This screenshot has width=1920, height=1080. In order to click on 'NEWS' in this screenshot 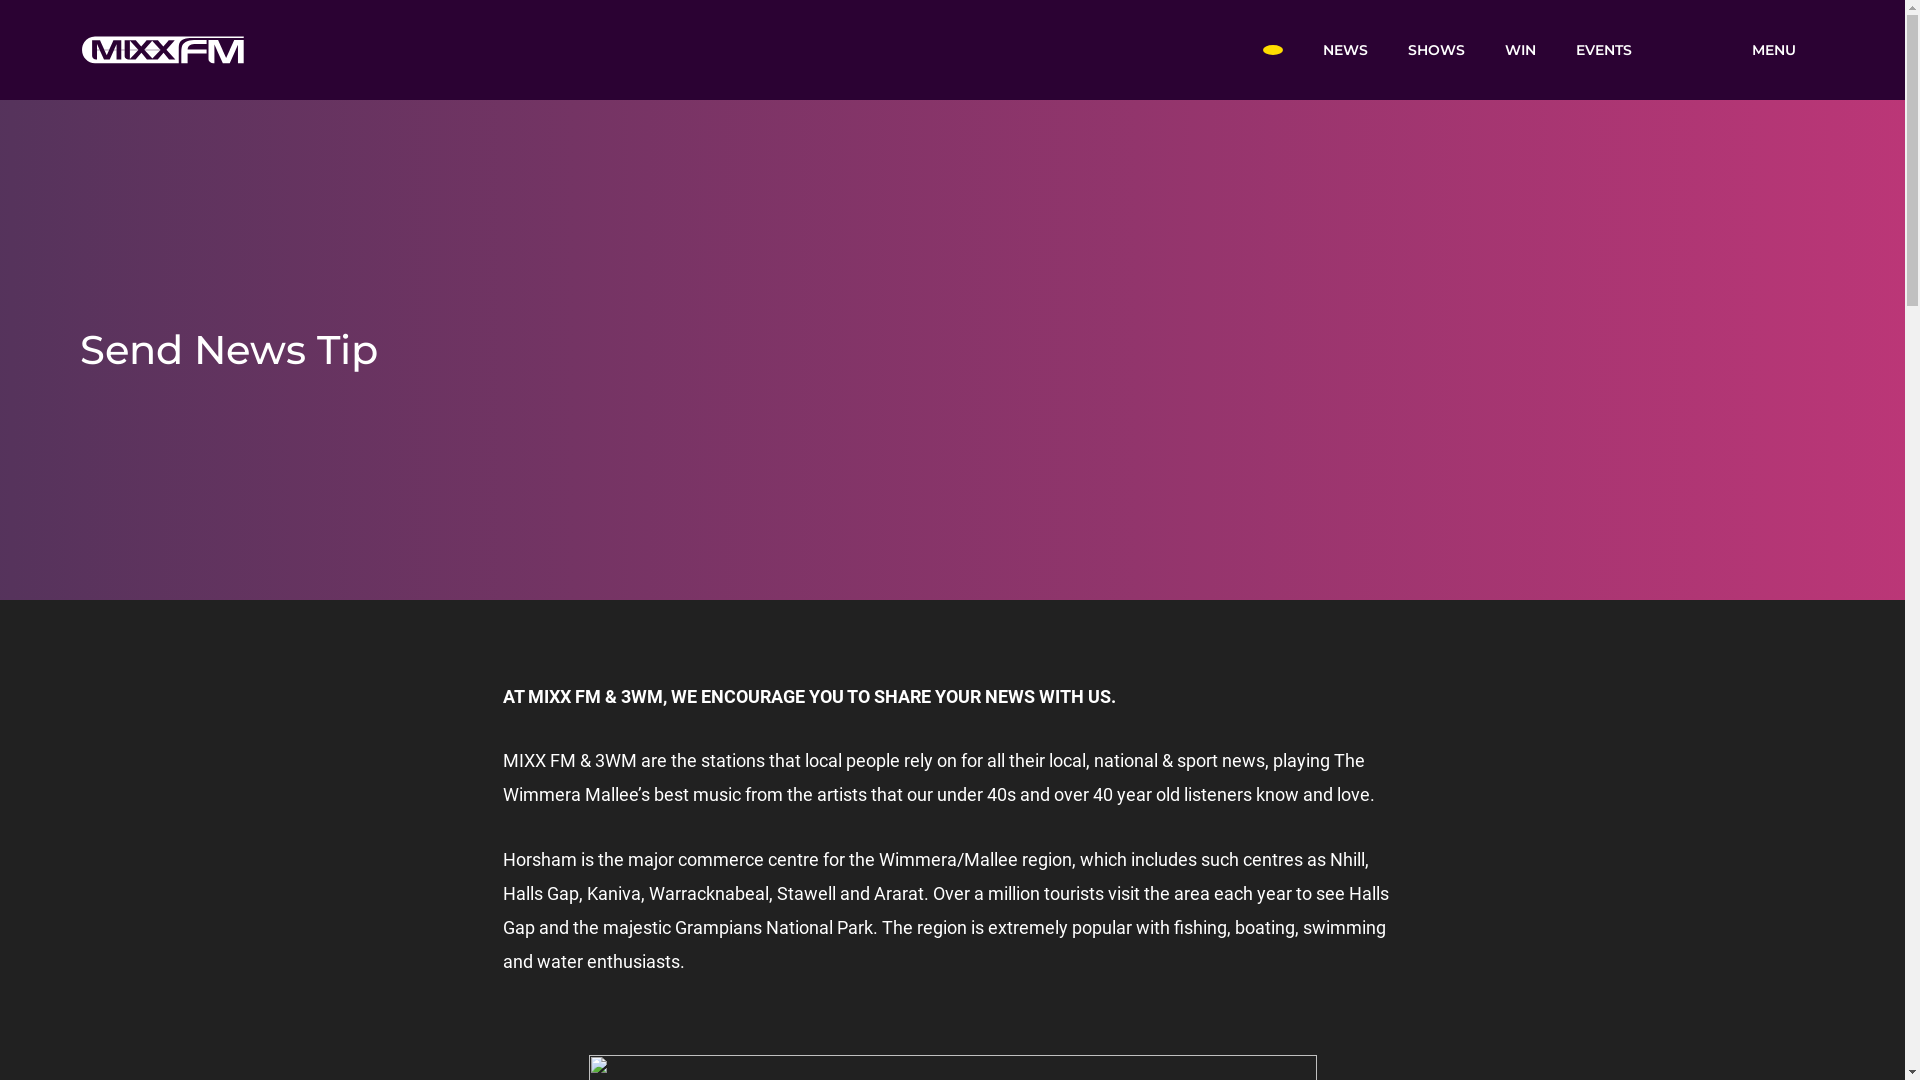, I will do `click(1344, 48)`.